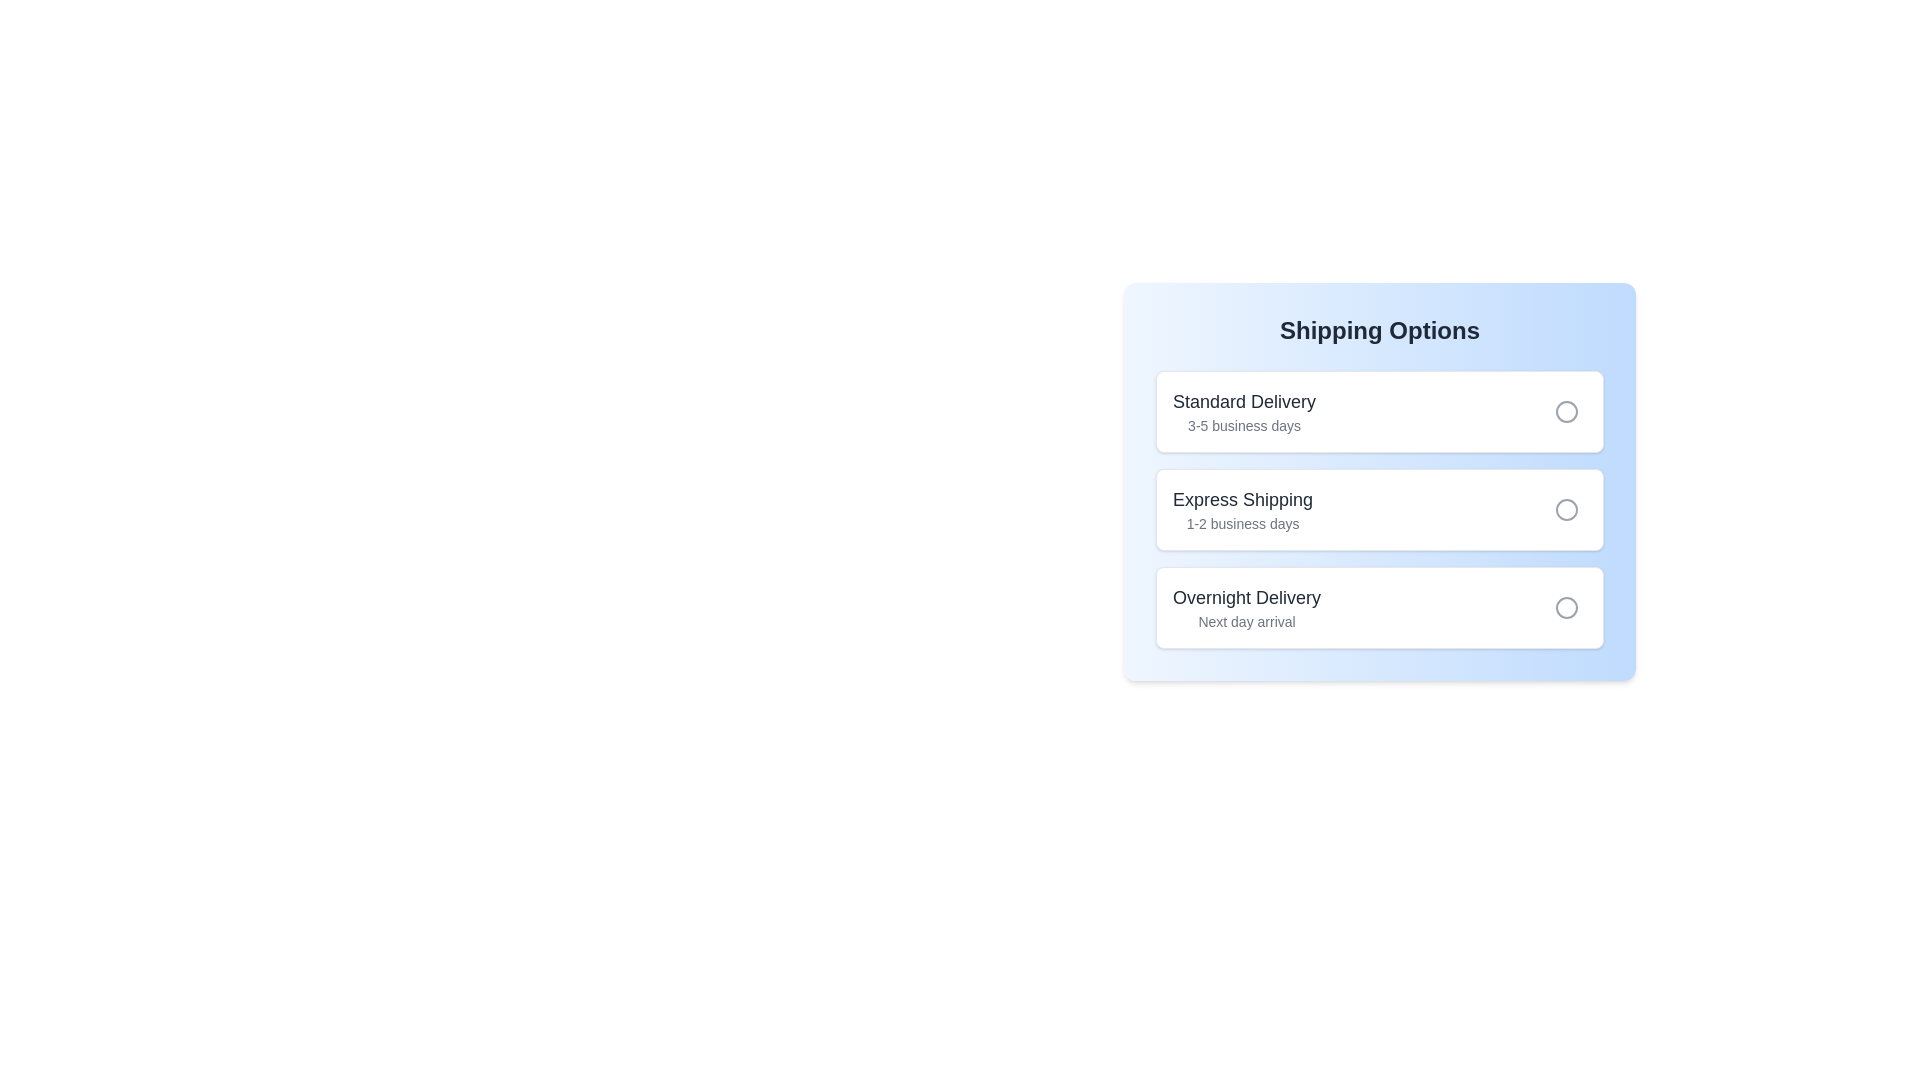 The image size is (1920, 1080). Describe the element at coordinates (1246, 596) in the screenshot. I see `text label 'Overnight Delivery' which is styled in a larger bold font and located above the text 'Next day arrival' in the third option group of the 'Shipping Options'` at that location.